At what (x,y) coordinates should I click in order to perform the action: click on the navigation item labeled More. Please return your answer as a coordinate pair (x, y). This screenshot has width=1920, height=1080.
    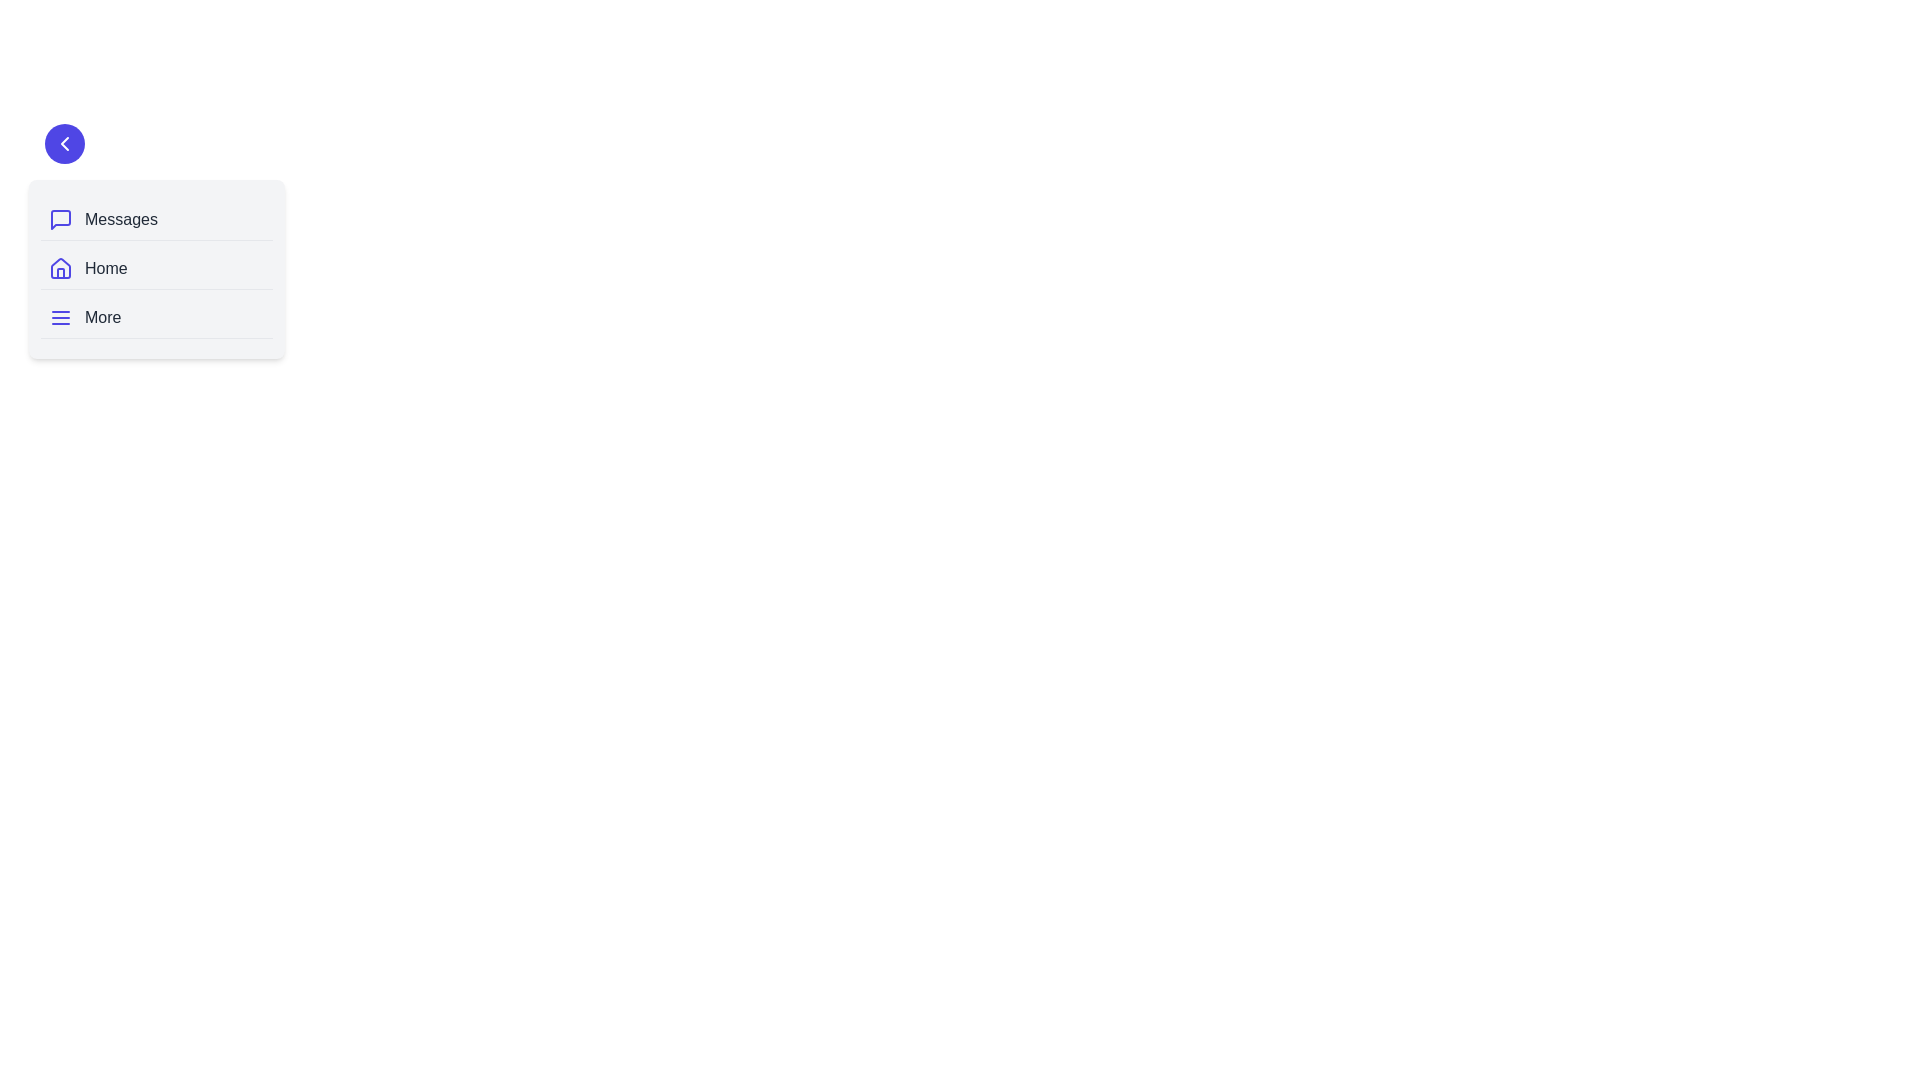
    Looking at the image, I should click on (156, 317).